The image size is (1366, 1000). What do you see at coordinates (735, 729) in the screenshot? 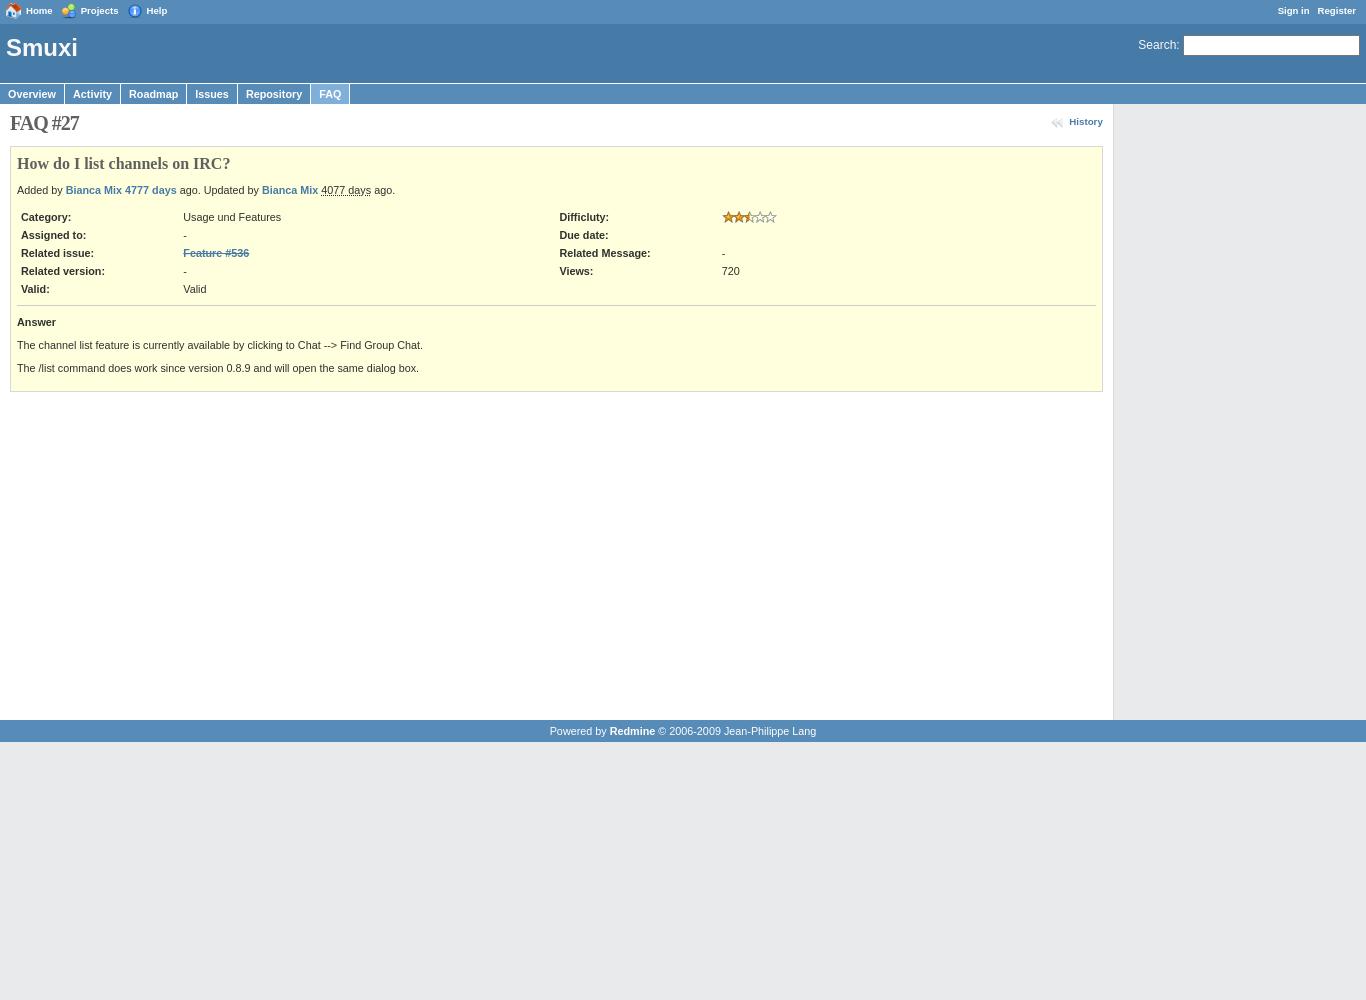
I see `'© 2006-2009 Jean-Philippe Lang'` at bounding box center [735, 729].